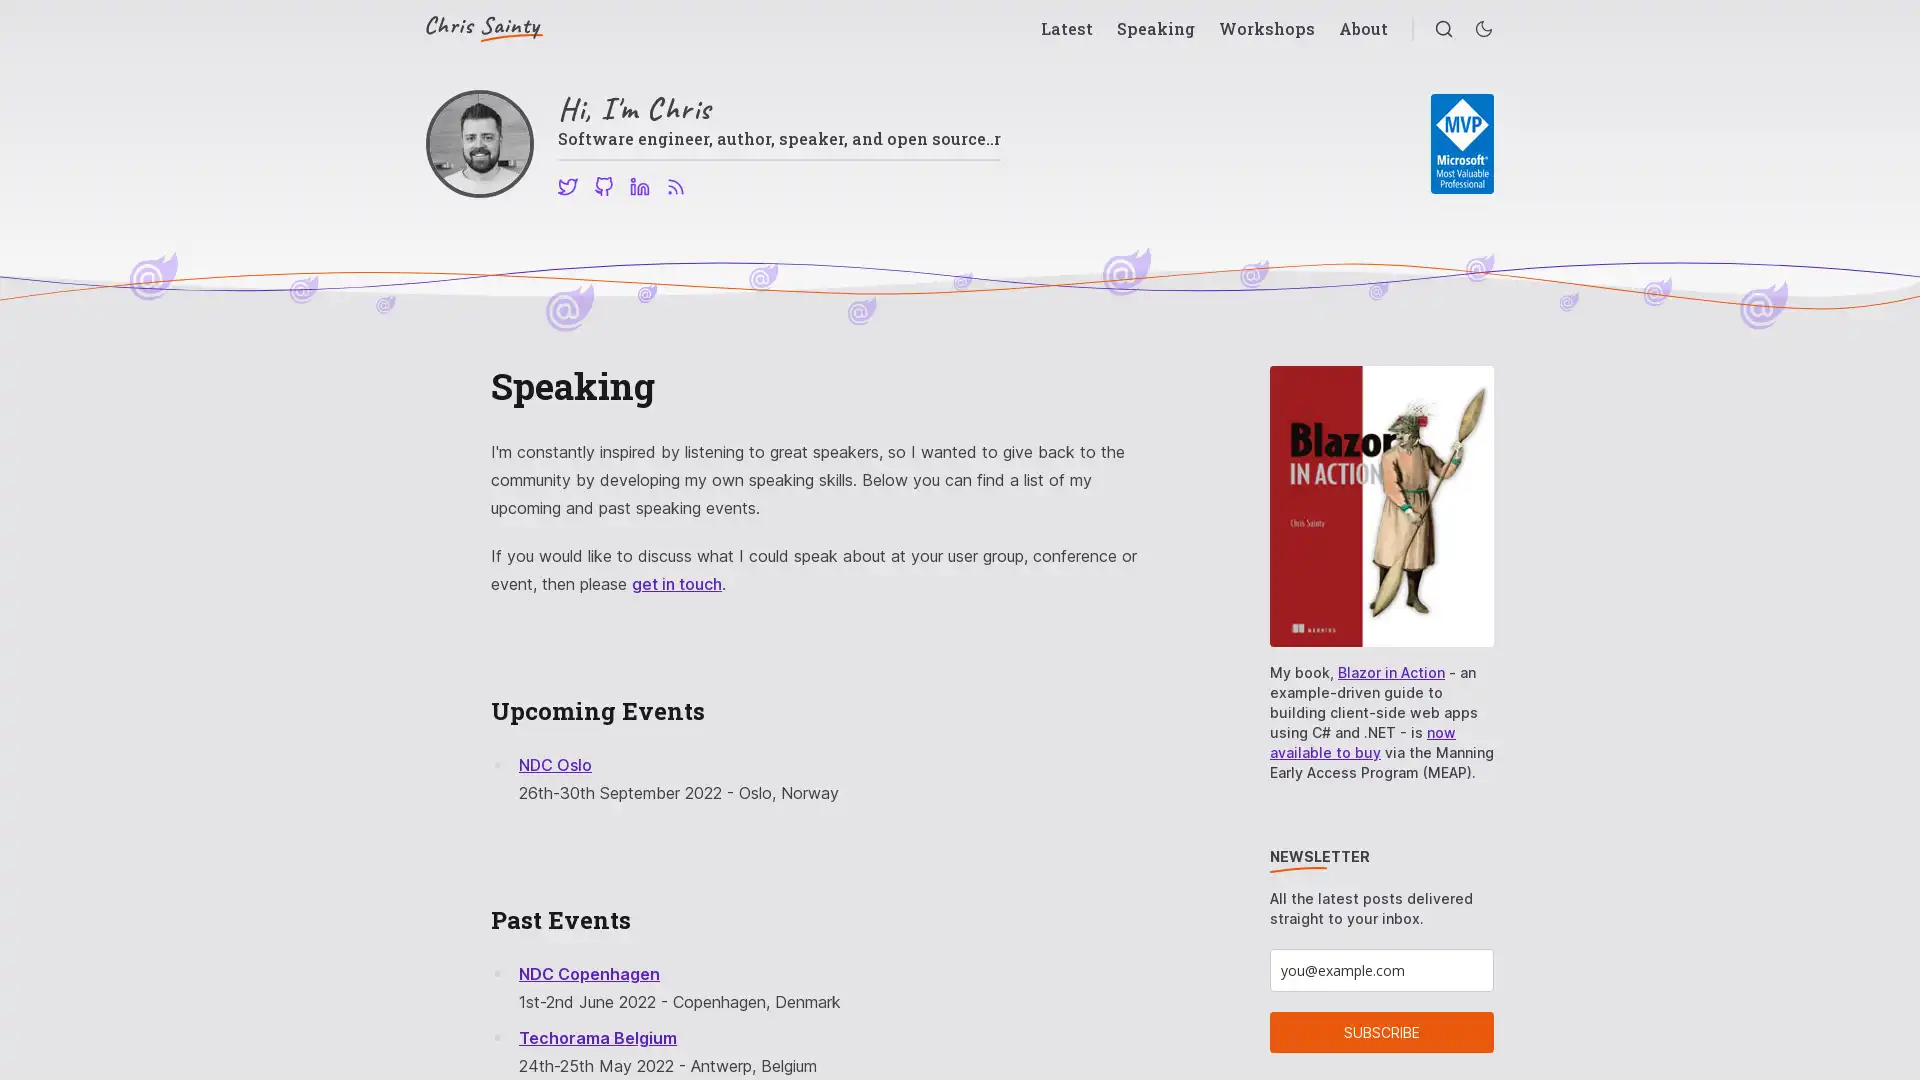 This screenshot has height=1080, width=1920. I want to click on SUBSCRIBE, so click(1381, 1032).